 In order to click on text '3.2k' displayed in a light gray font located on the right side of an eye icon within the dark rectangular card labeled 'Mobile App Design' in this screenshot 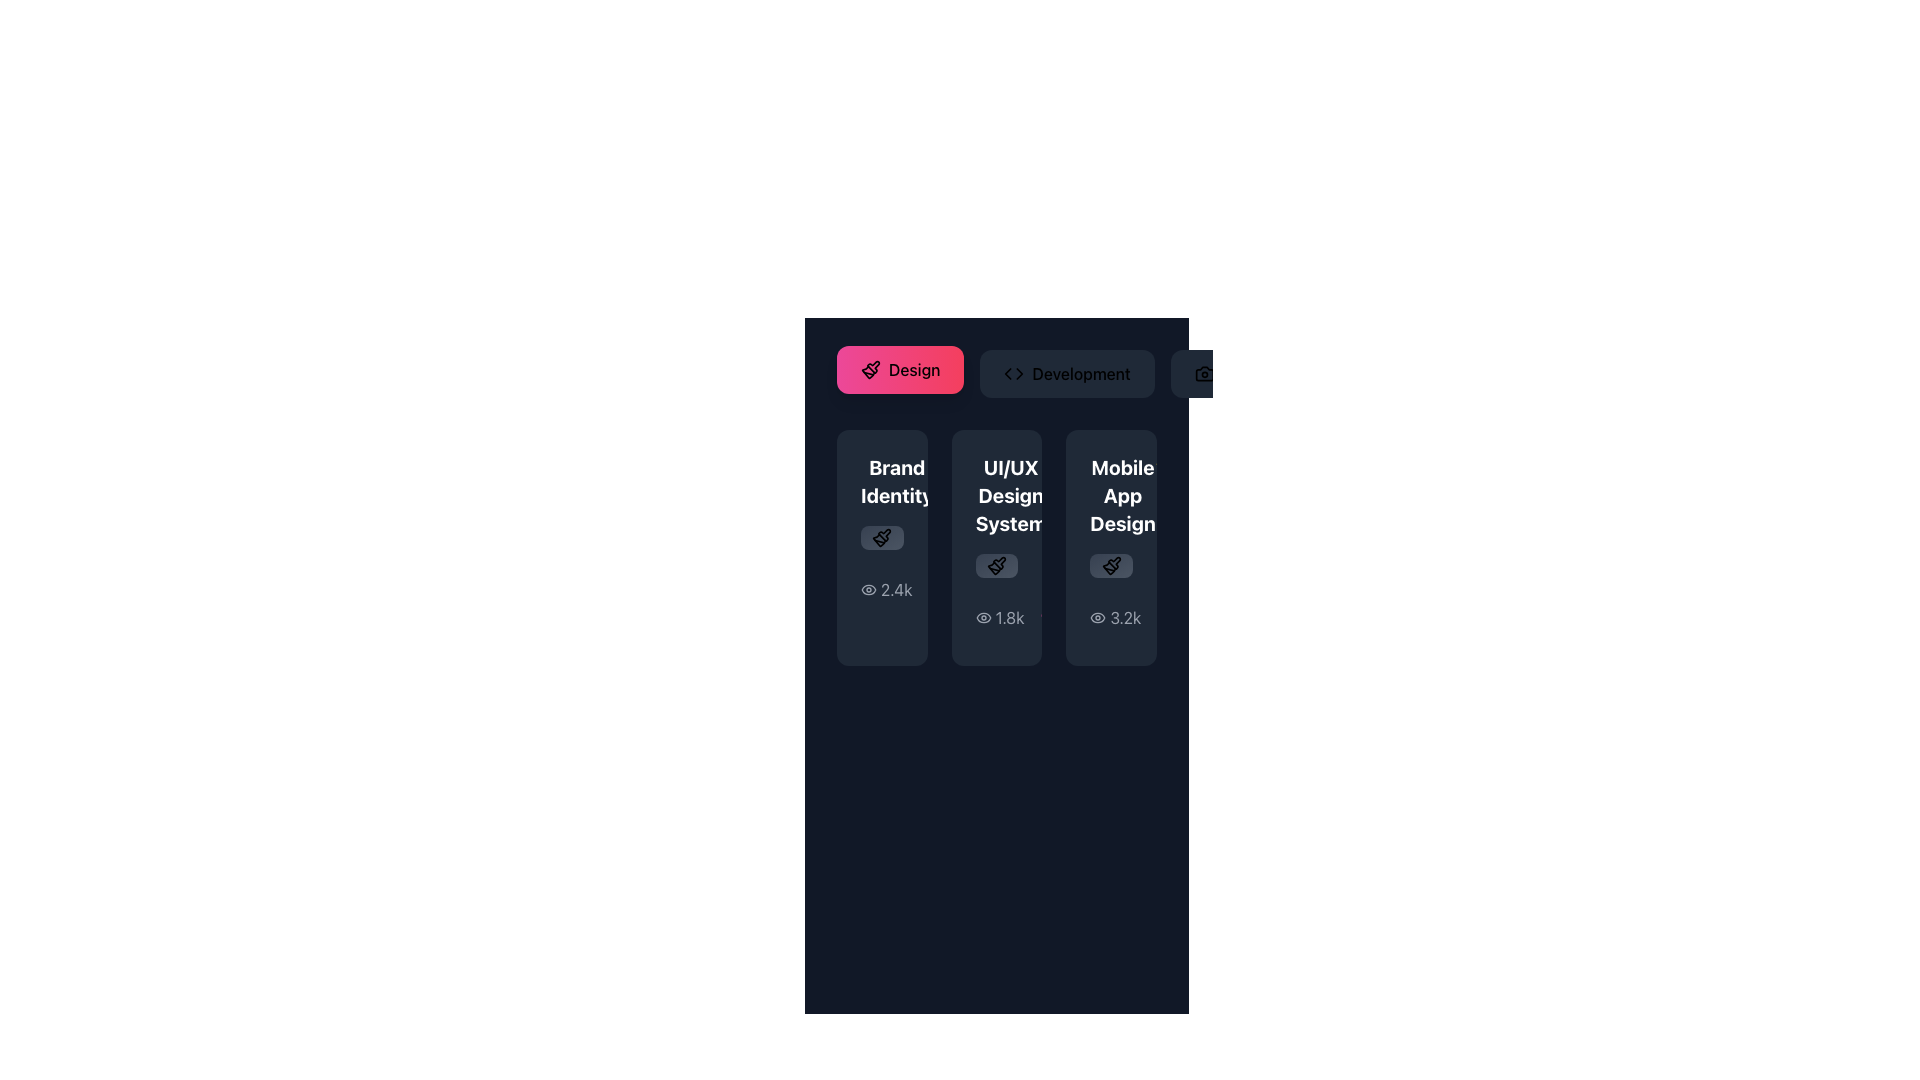, I will do `click(1125, 616)`.